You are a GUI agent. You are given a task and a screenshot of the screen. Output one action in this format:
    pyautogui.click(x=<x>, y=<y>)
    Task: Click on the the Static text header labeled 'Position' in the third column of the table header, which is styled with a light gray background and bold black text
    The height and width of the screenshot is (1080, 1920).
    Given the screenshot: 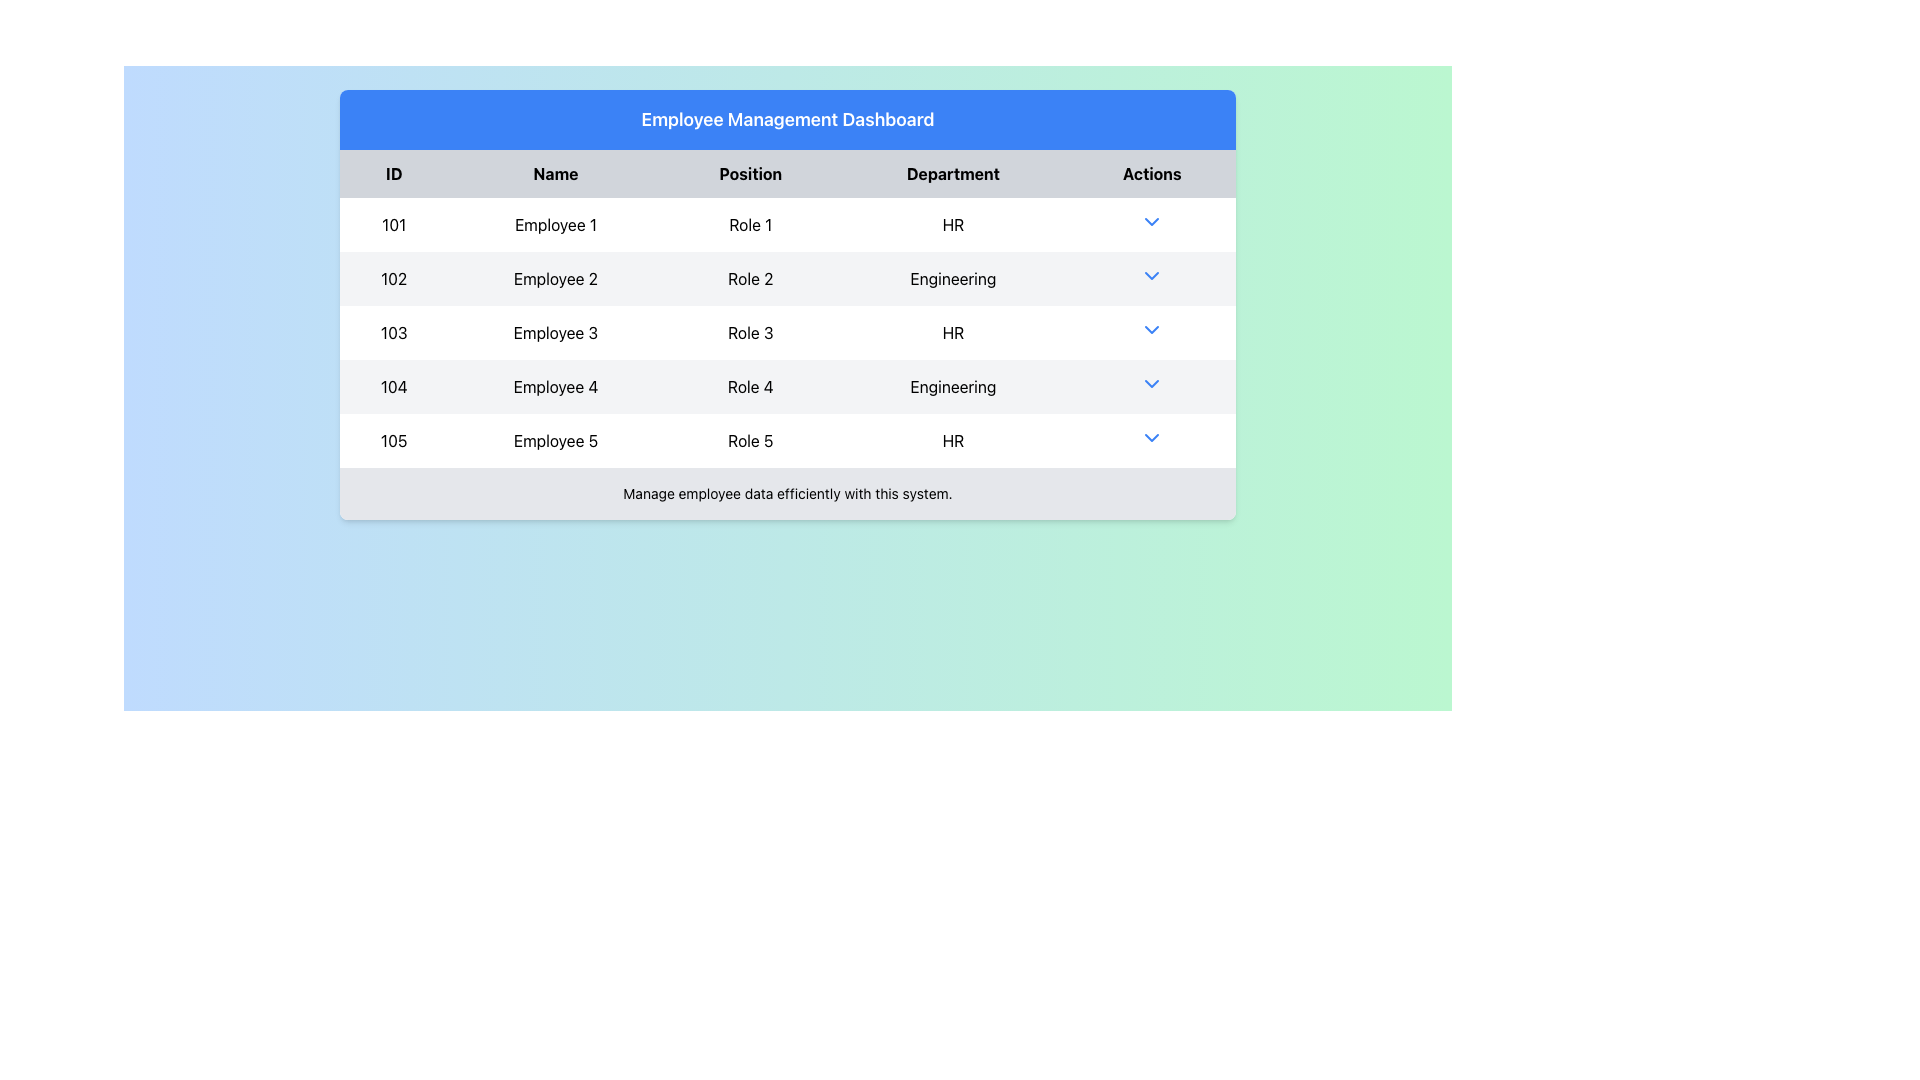 What is the action you would take?
    pyautogui.click(x=749, y=172)
    